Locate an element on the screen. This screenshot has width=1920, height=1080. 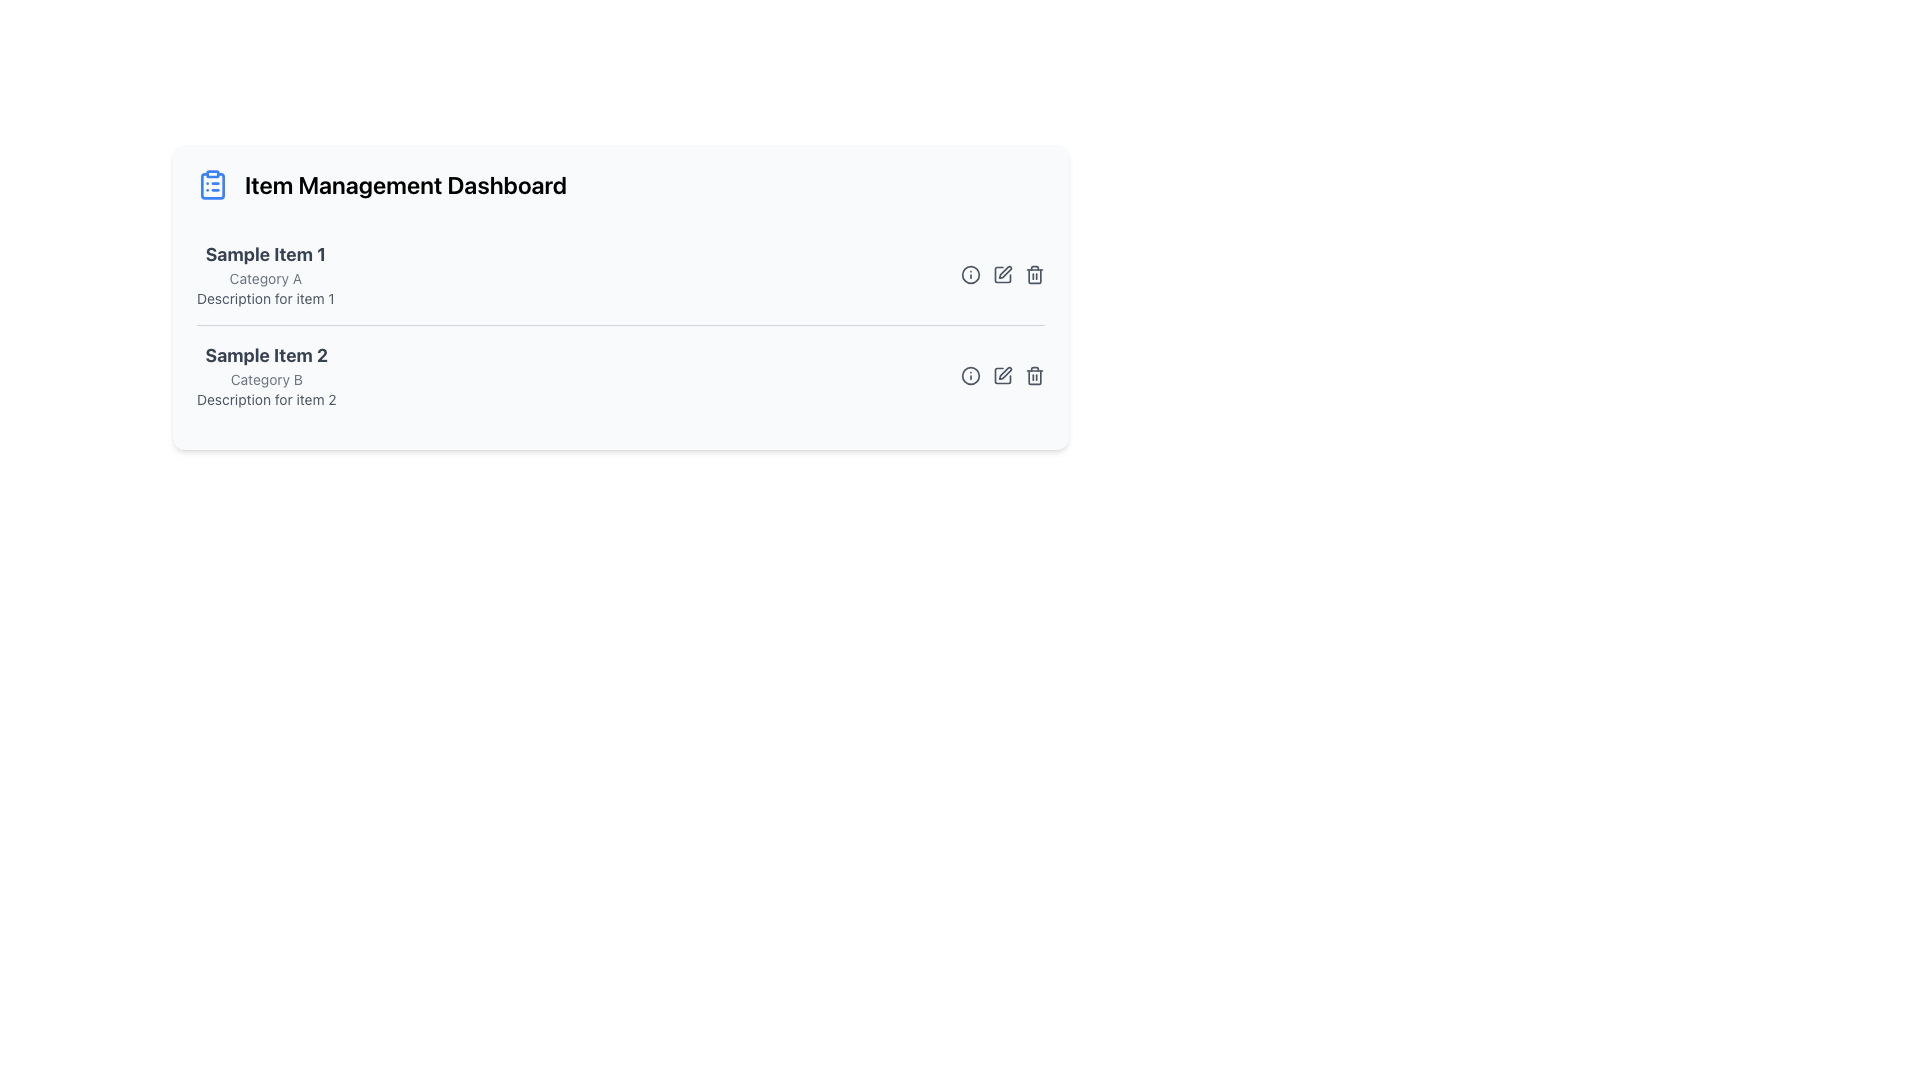
the static label text displaying 'Category A', which is located below the title 'Sample Item 1' and above the description 'Description for item 1' is located at coordinates (264, 278).